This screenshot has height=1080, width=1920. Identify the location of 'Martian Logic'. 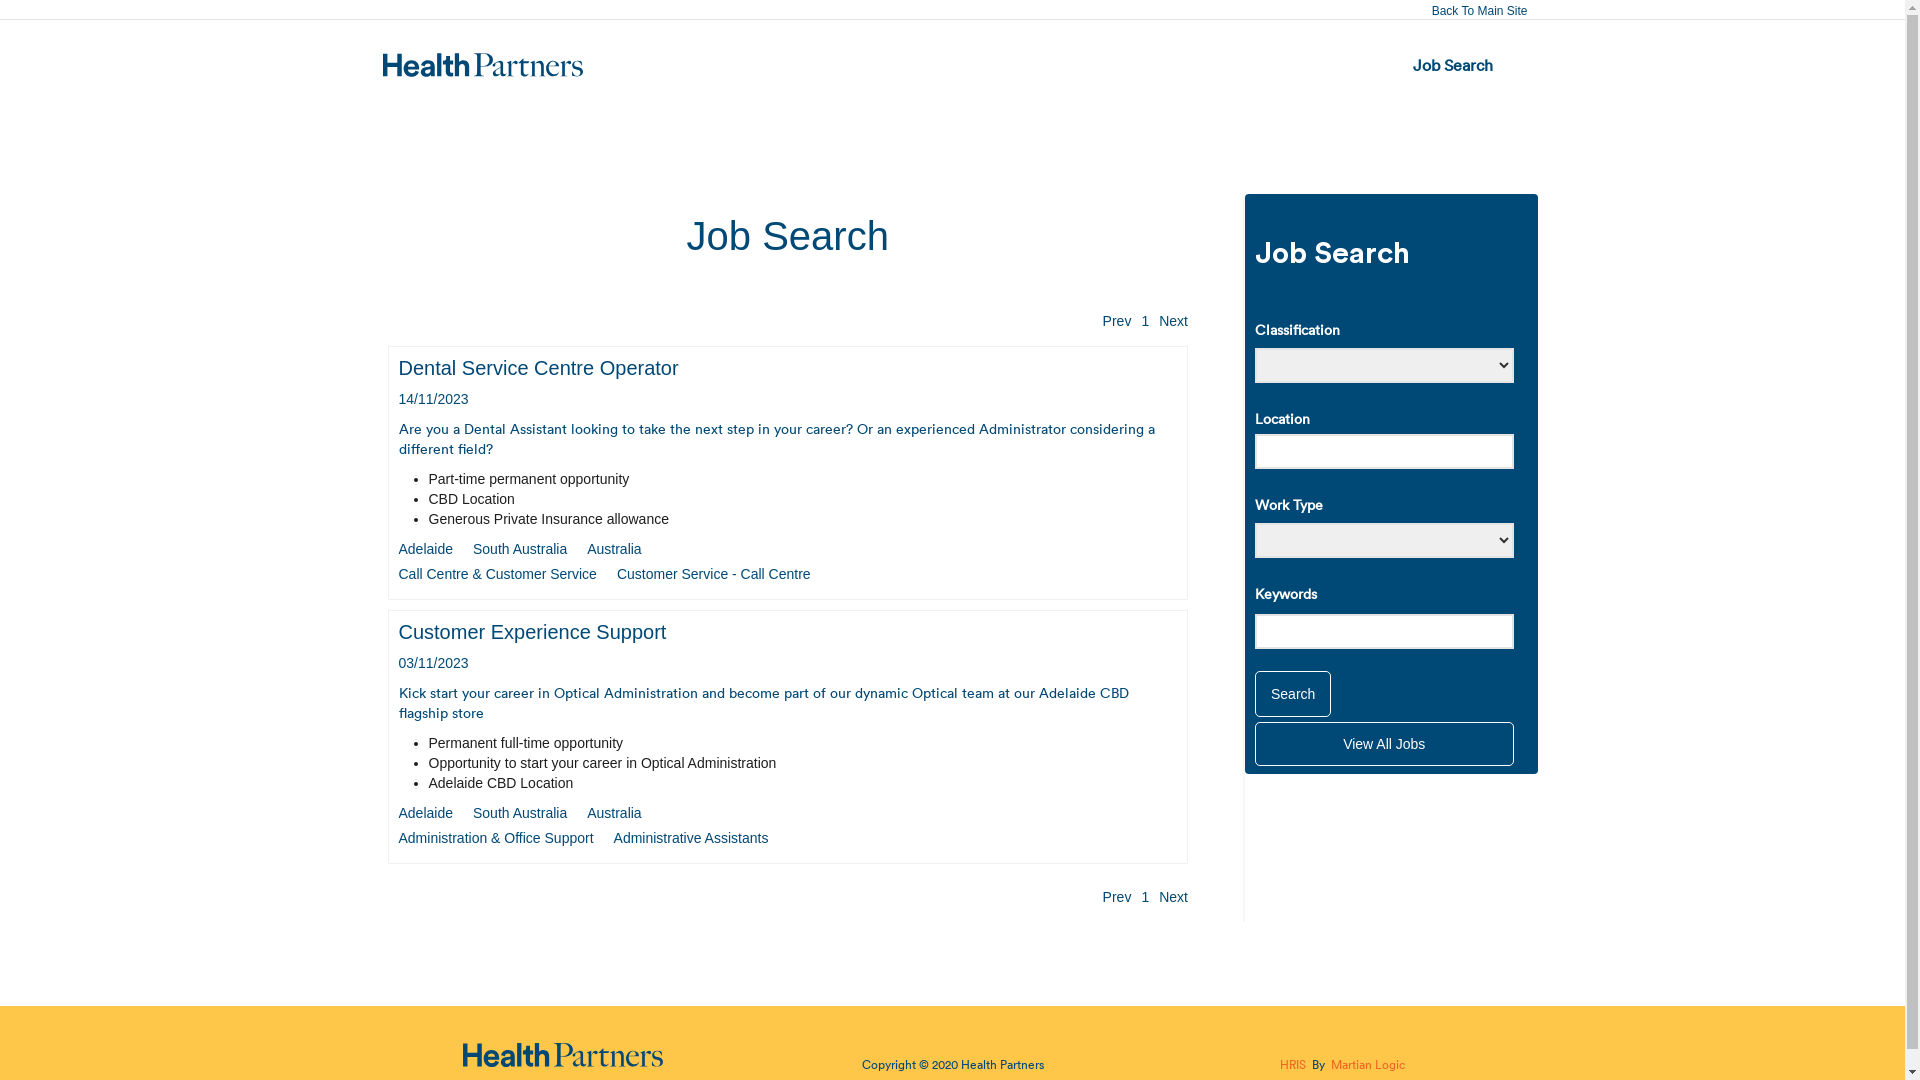
(1367, 1063).